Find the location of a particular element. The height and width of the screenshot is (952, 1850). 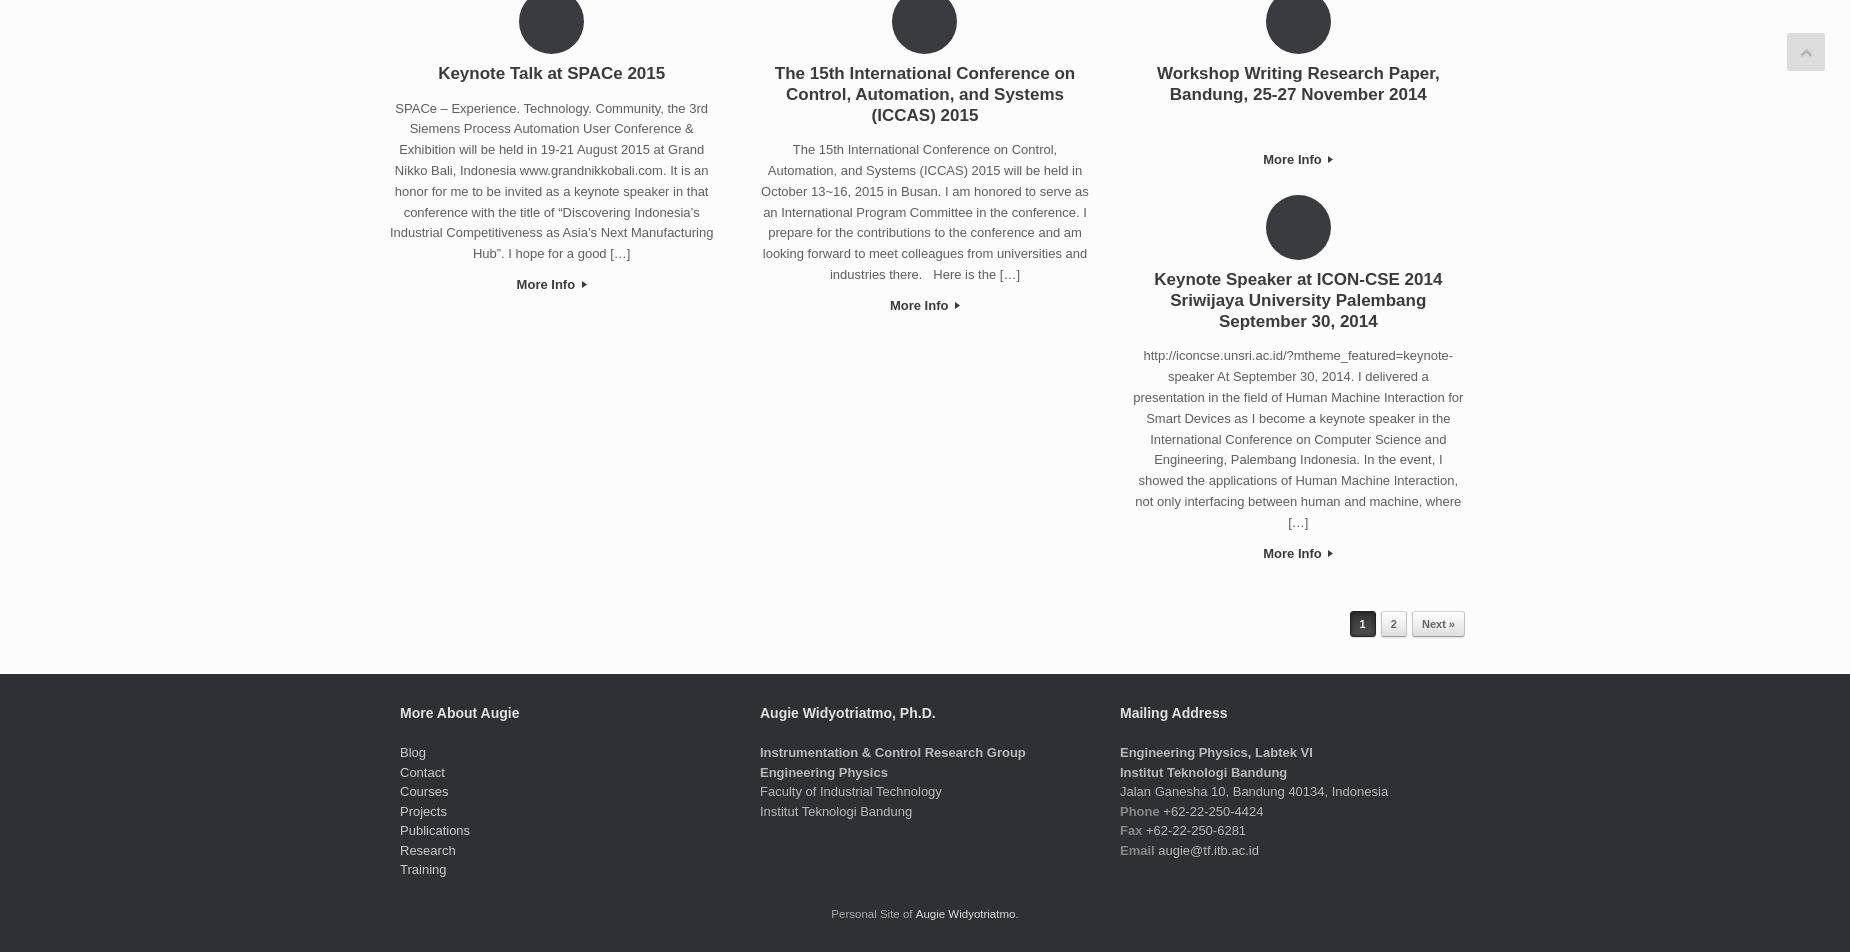

'augie@tf.itb.ac.id' is located at coordinates (1205, 849).